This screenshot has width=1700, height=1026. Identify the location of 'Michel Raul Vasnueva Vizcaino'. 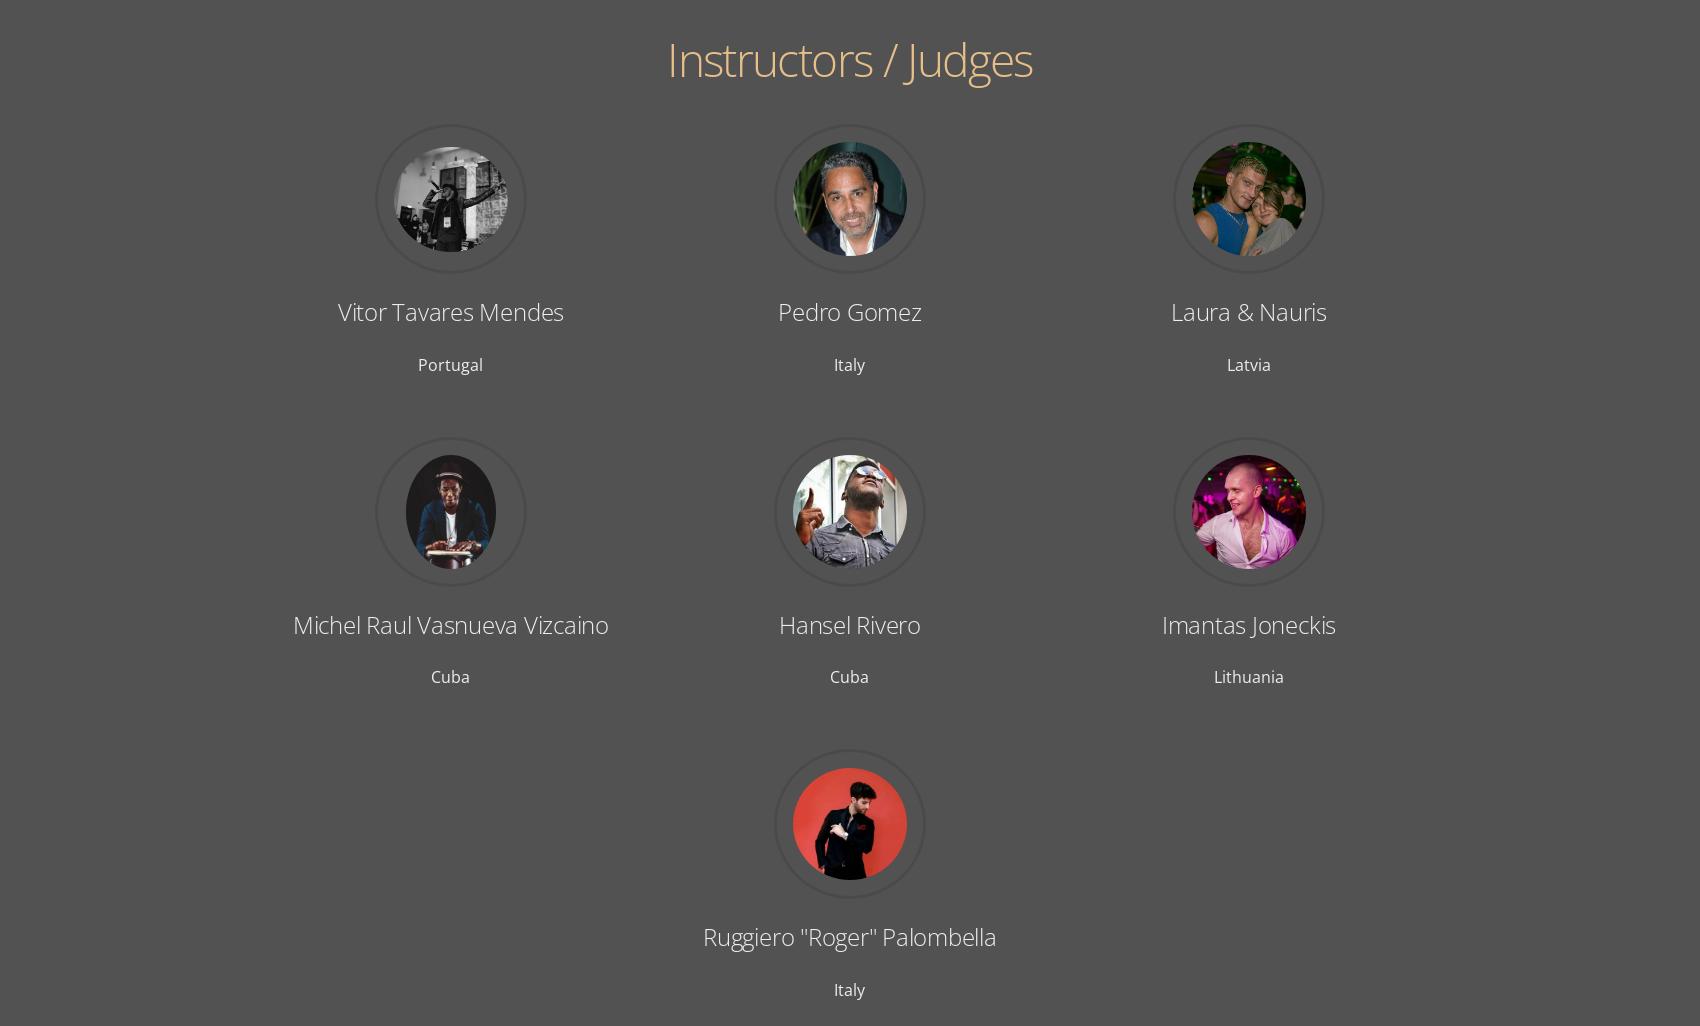
(449, 623).